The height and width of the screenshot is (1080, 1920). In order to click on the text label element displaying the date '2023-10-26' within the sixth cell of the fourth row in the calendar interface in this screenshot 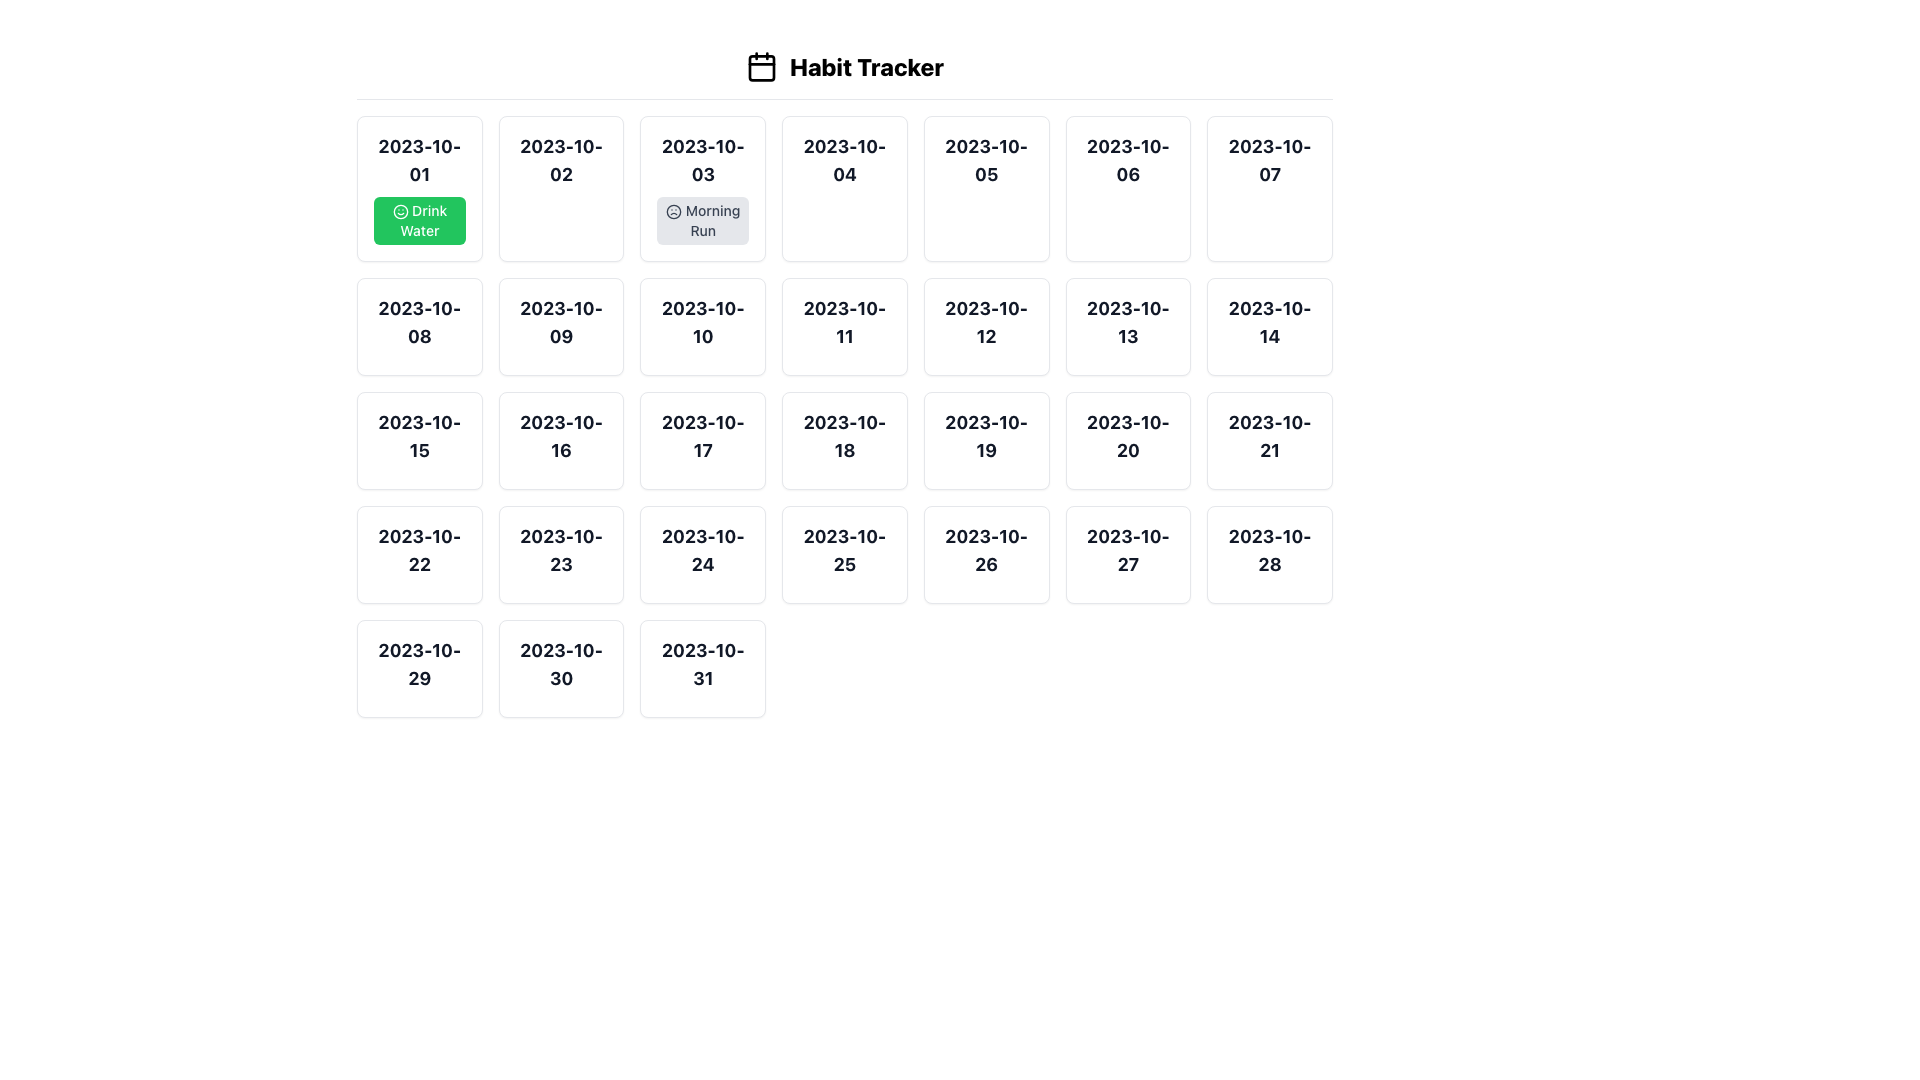, I will do `click(986, 551)`.